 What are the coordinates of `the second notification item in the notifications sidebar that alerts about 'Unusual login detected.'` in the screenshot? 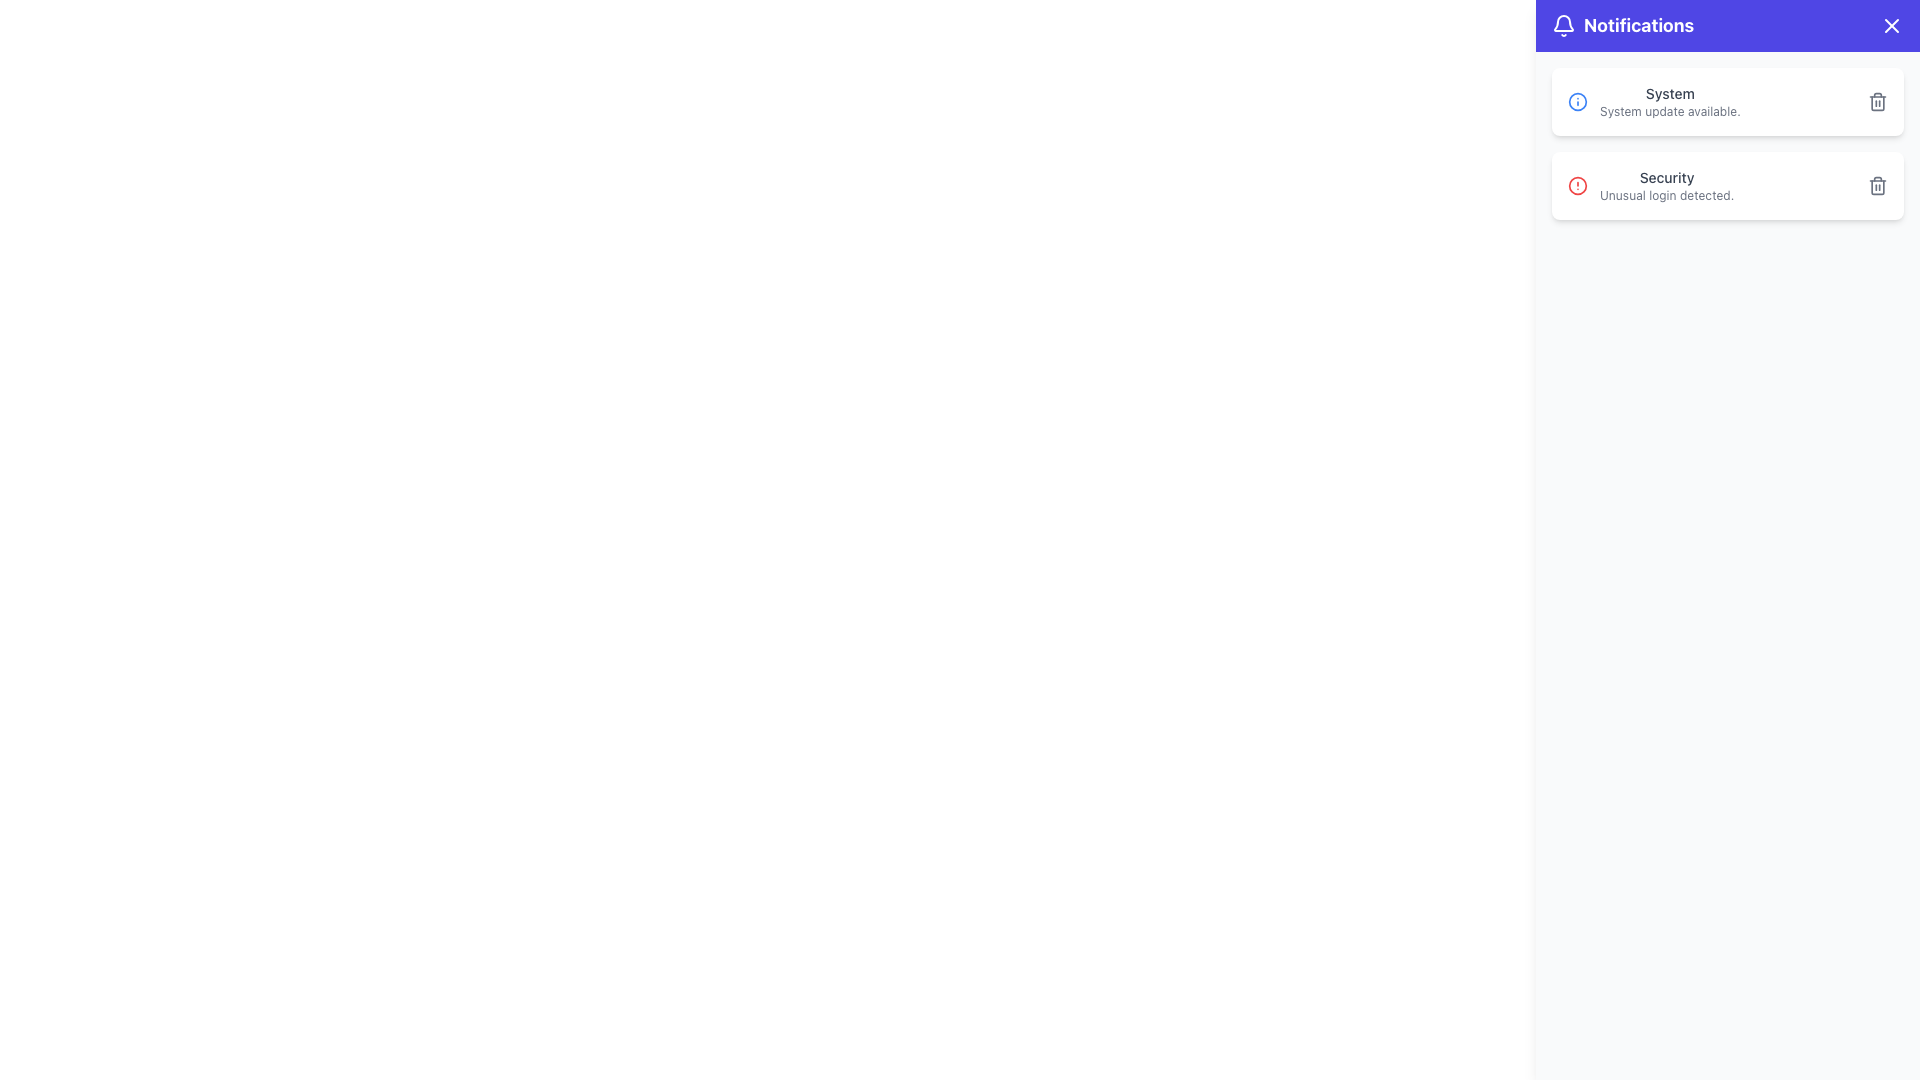 It's located at (1651, 185).